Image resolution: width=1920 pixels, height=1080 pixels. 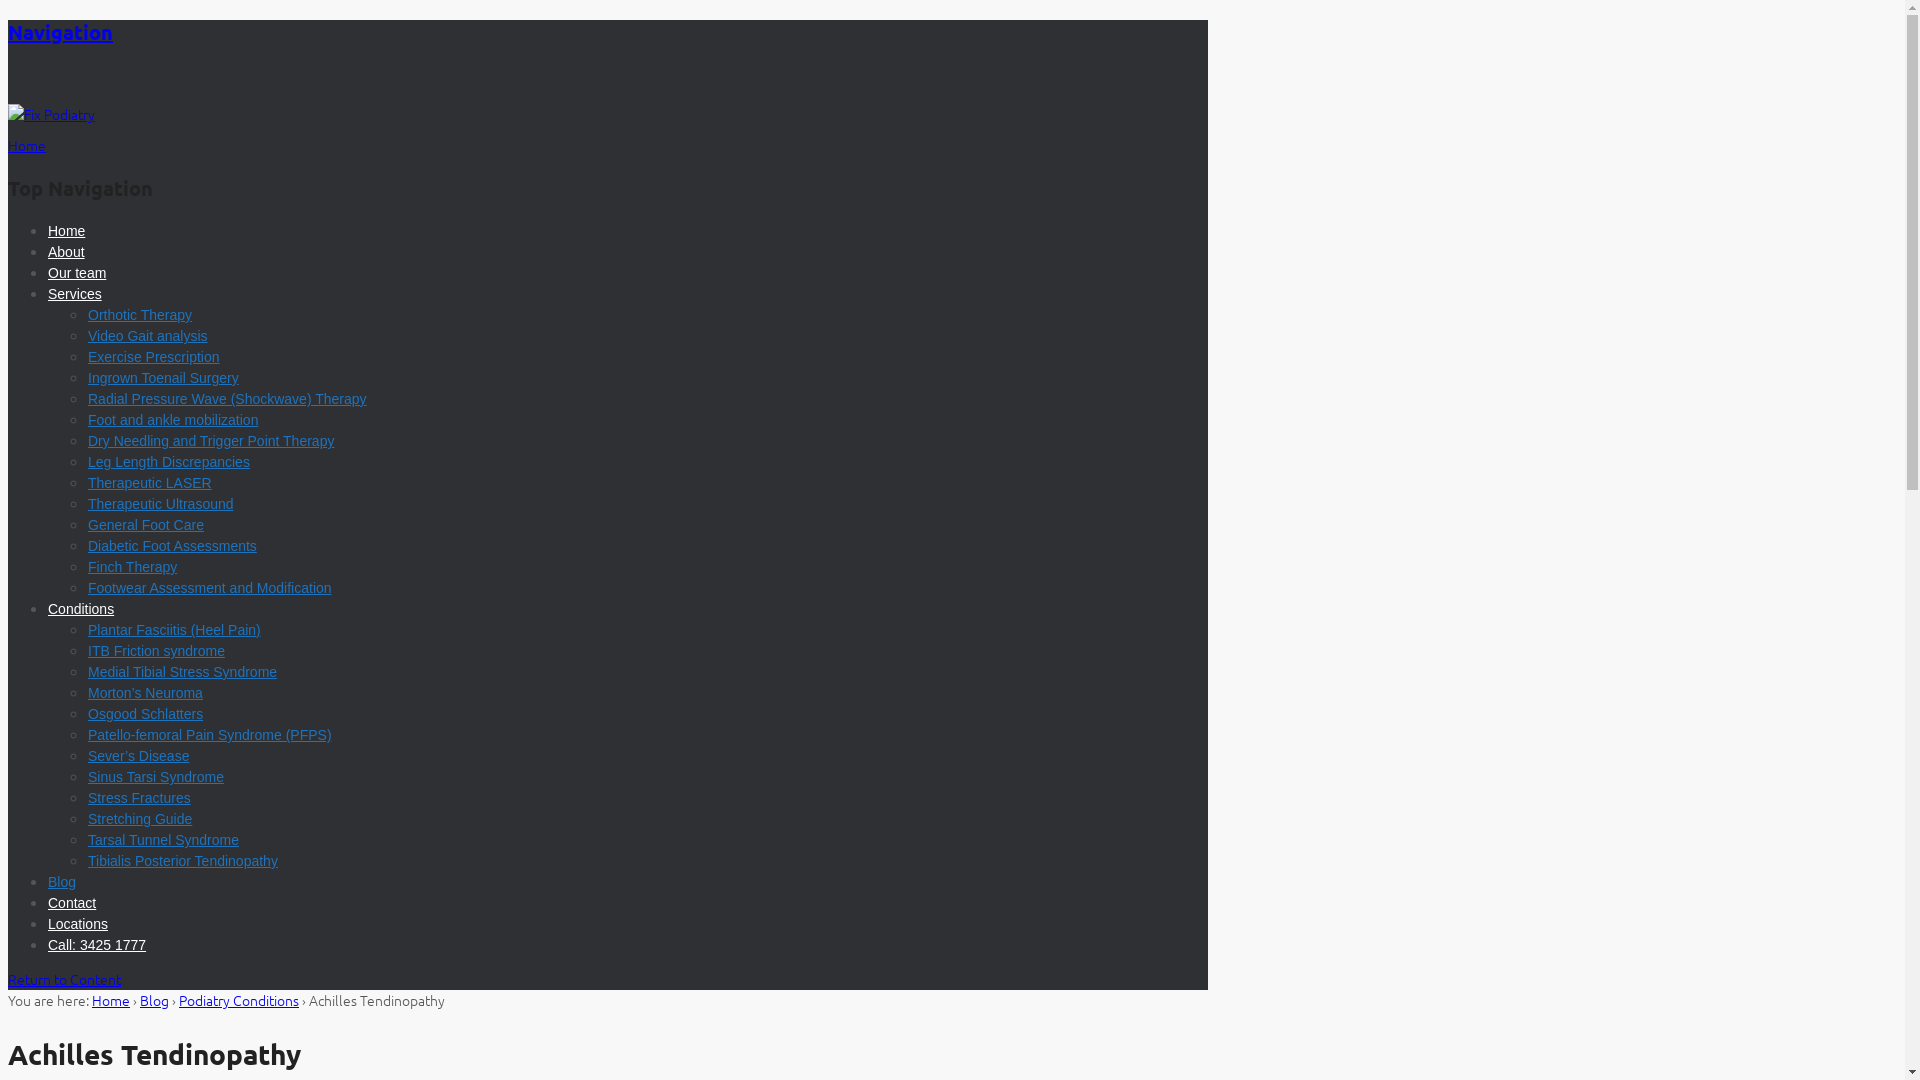 What do you see at coordinates (62, 881) in the screenshot?
I see `'Blog'` at bounding box center [62, 881].